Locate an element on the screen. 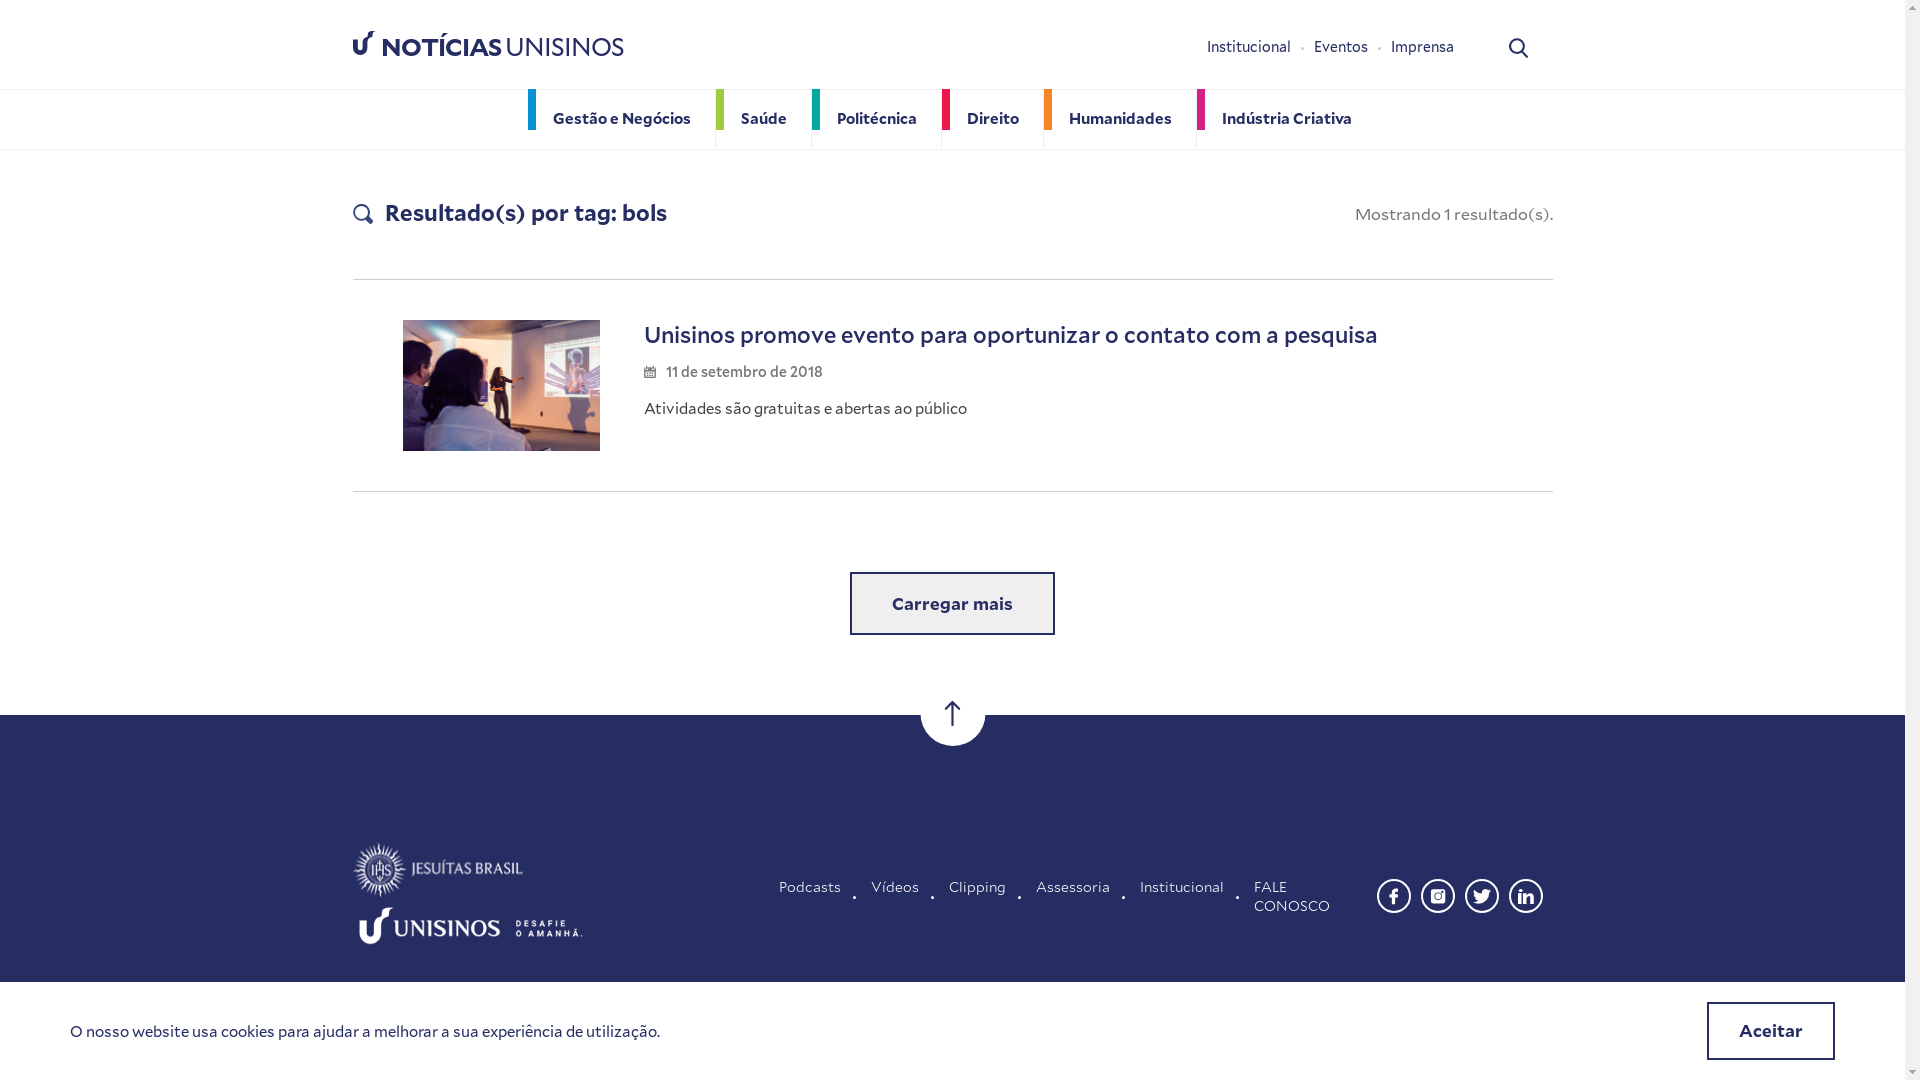  'Aceitar' is located at coordinates (1771, 1030).